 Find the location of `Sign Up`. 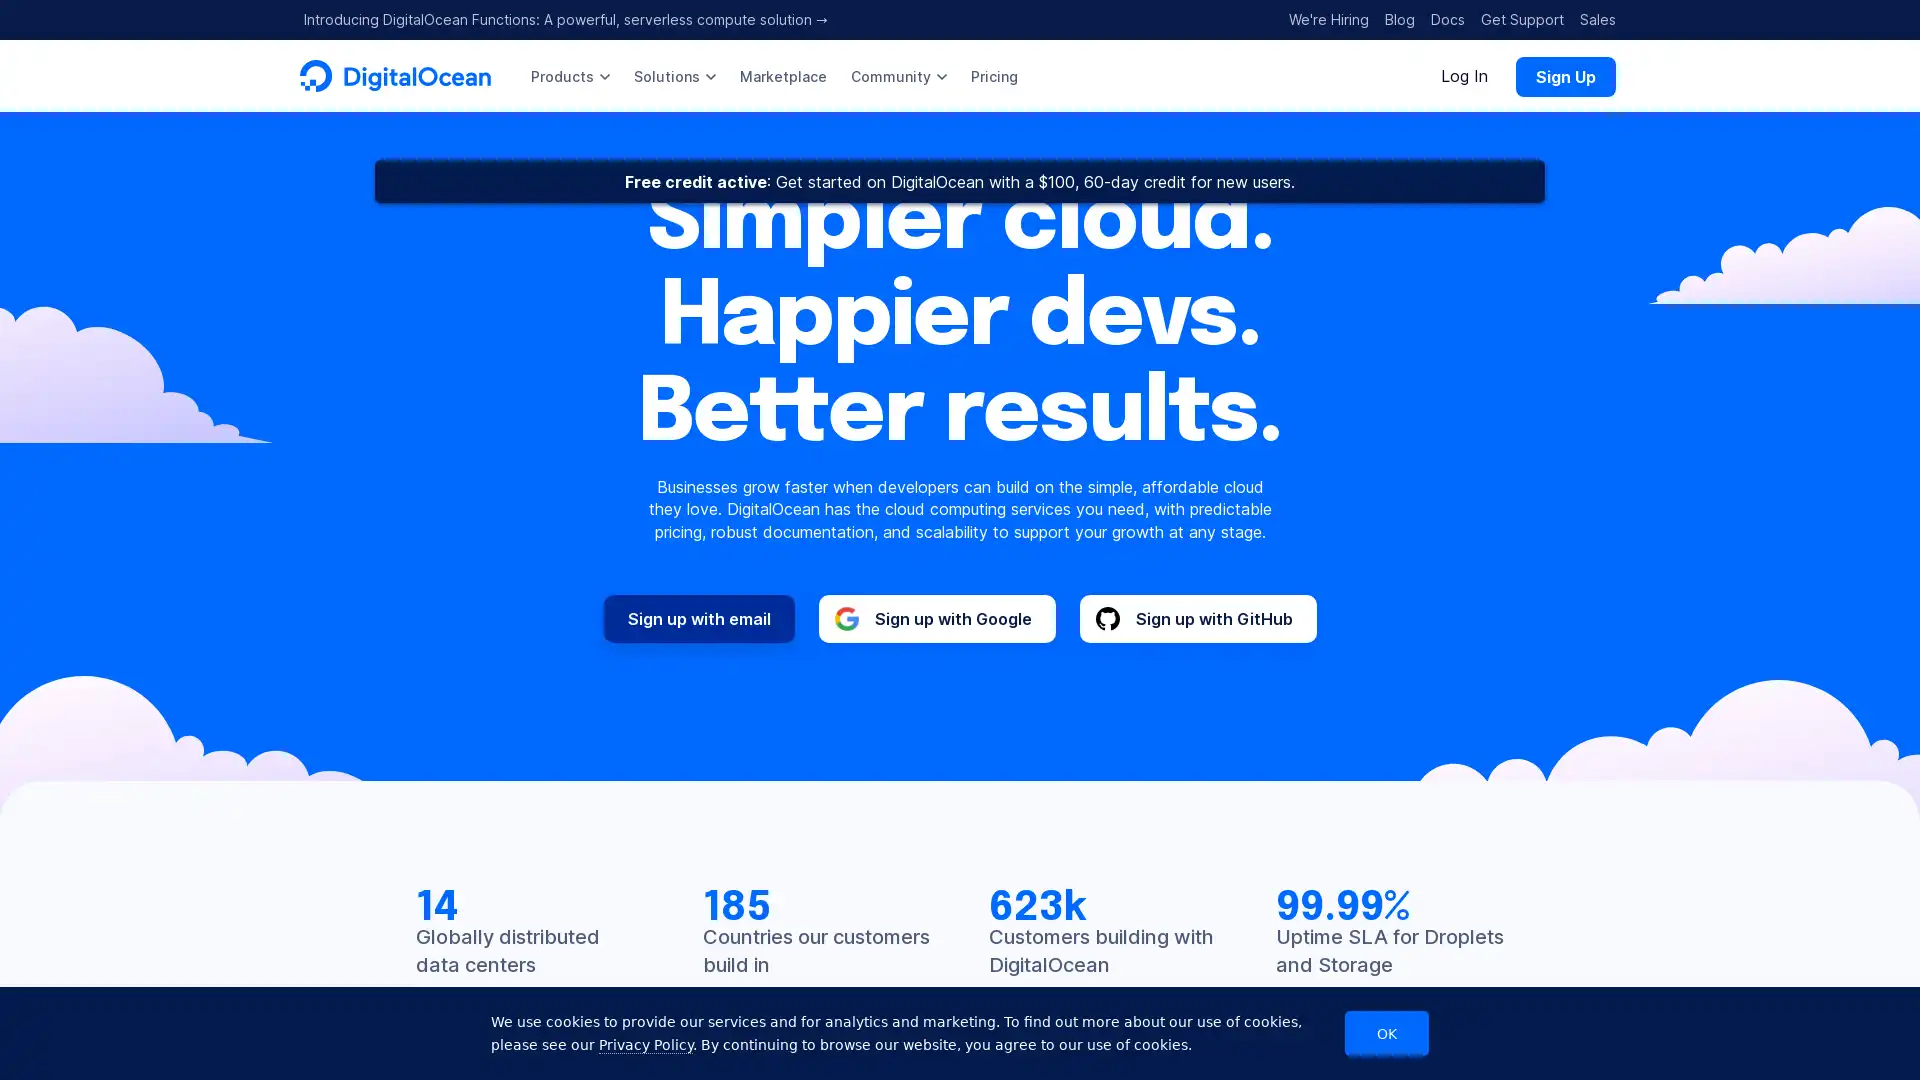

Sign Up is located at coordinates (1564, 75).